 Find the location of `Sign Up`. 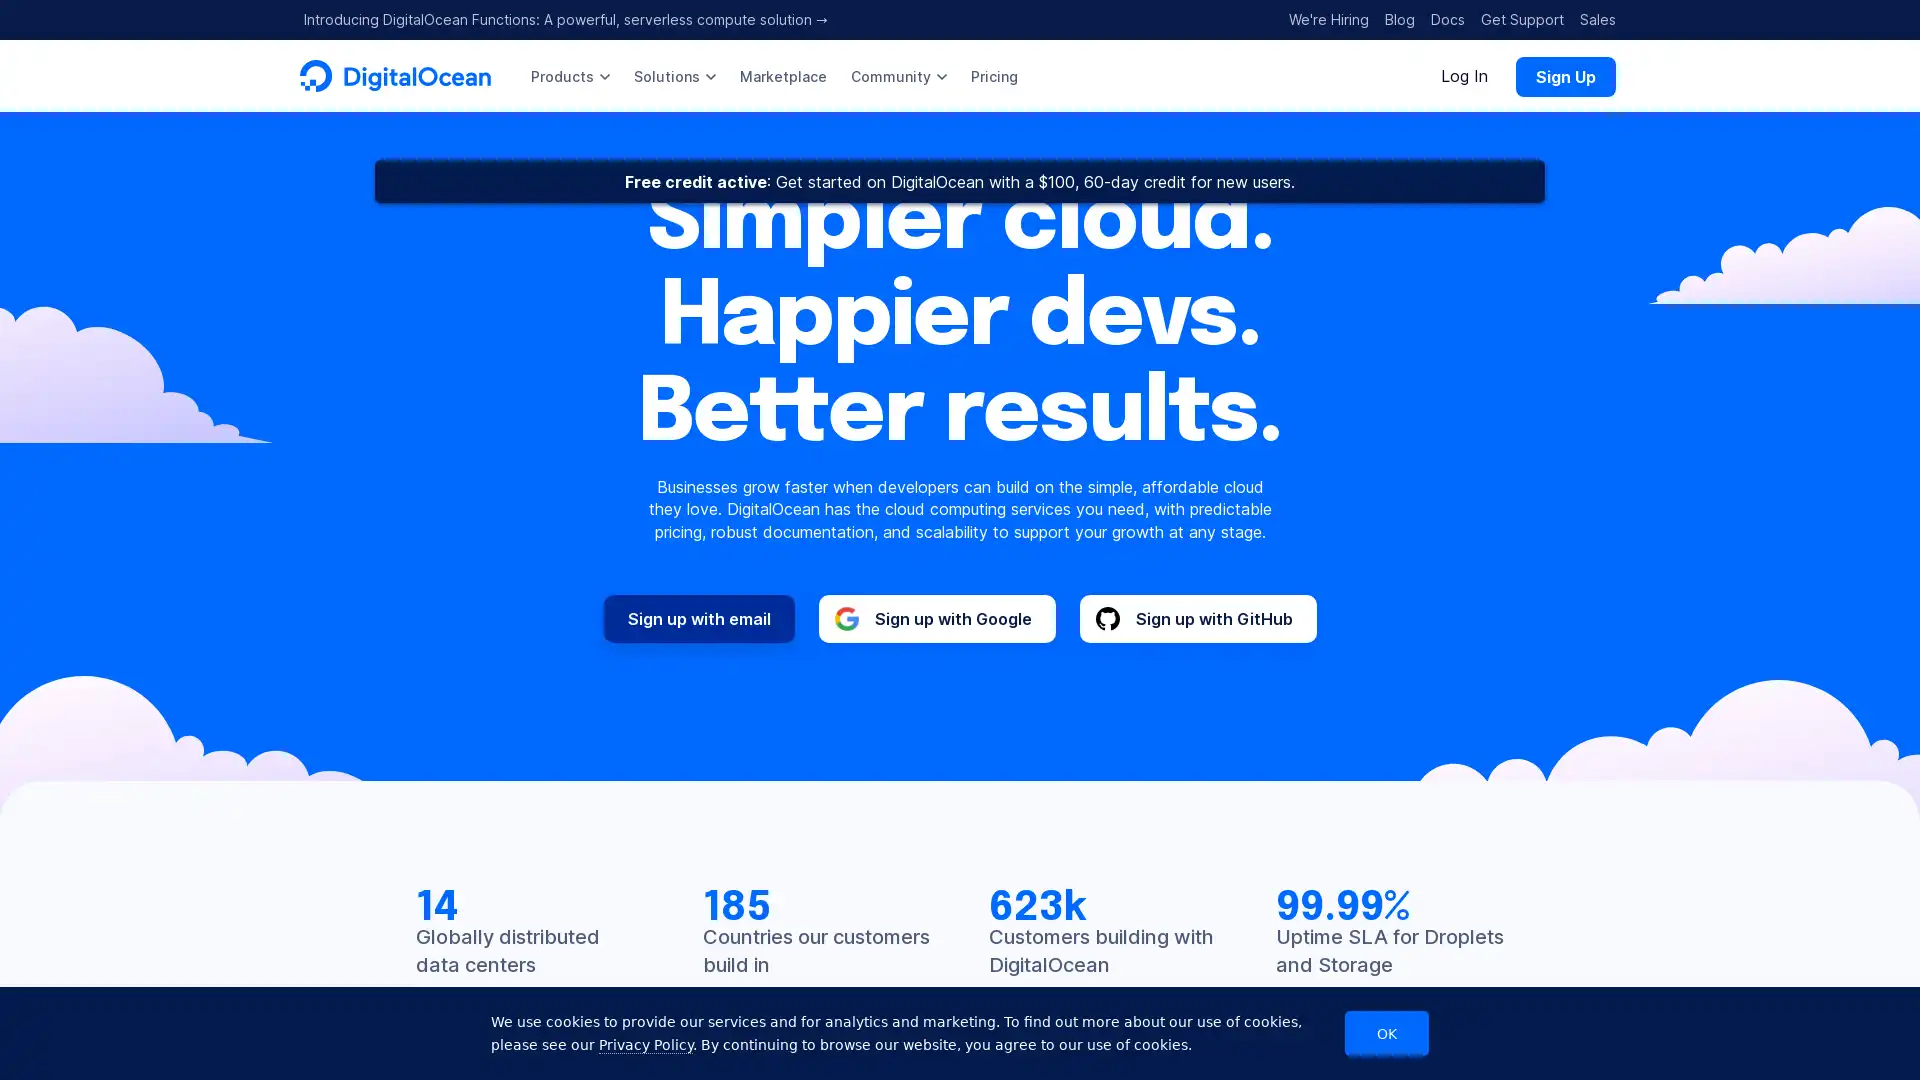

Sign Up is located at coordinates (1564, 75).